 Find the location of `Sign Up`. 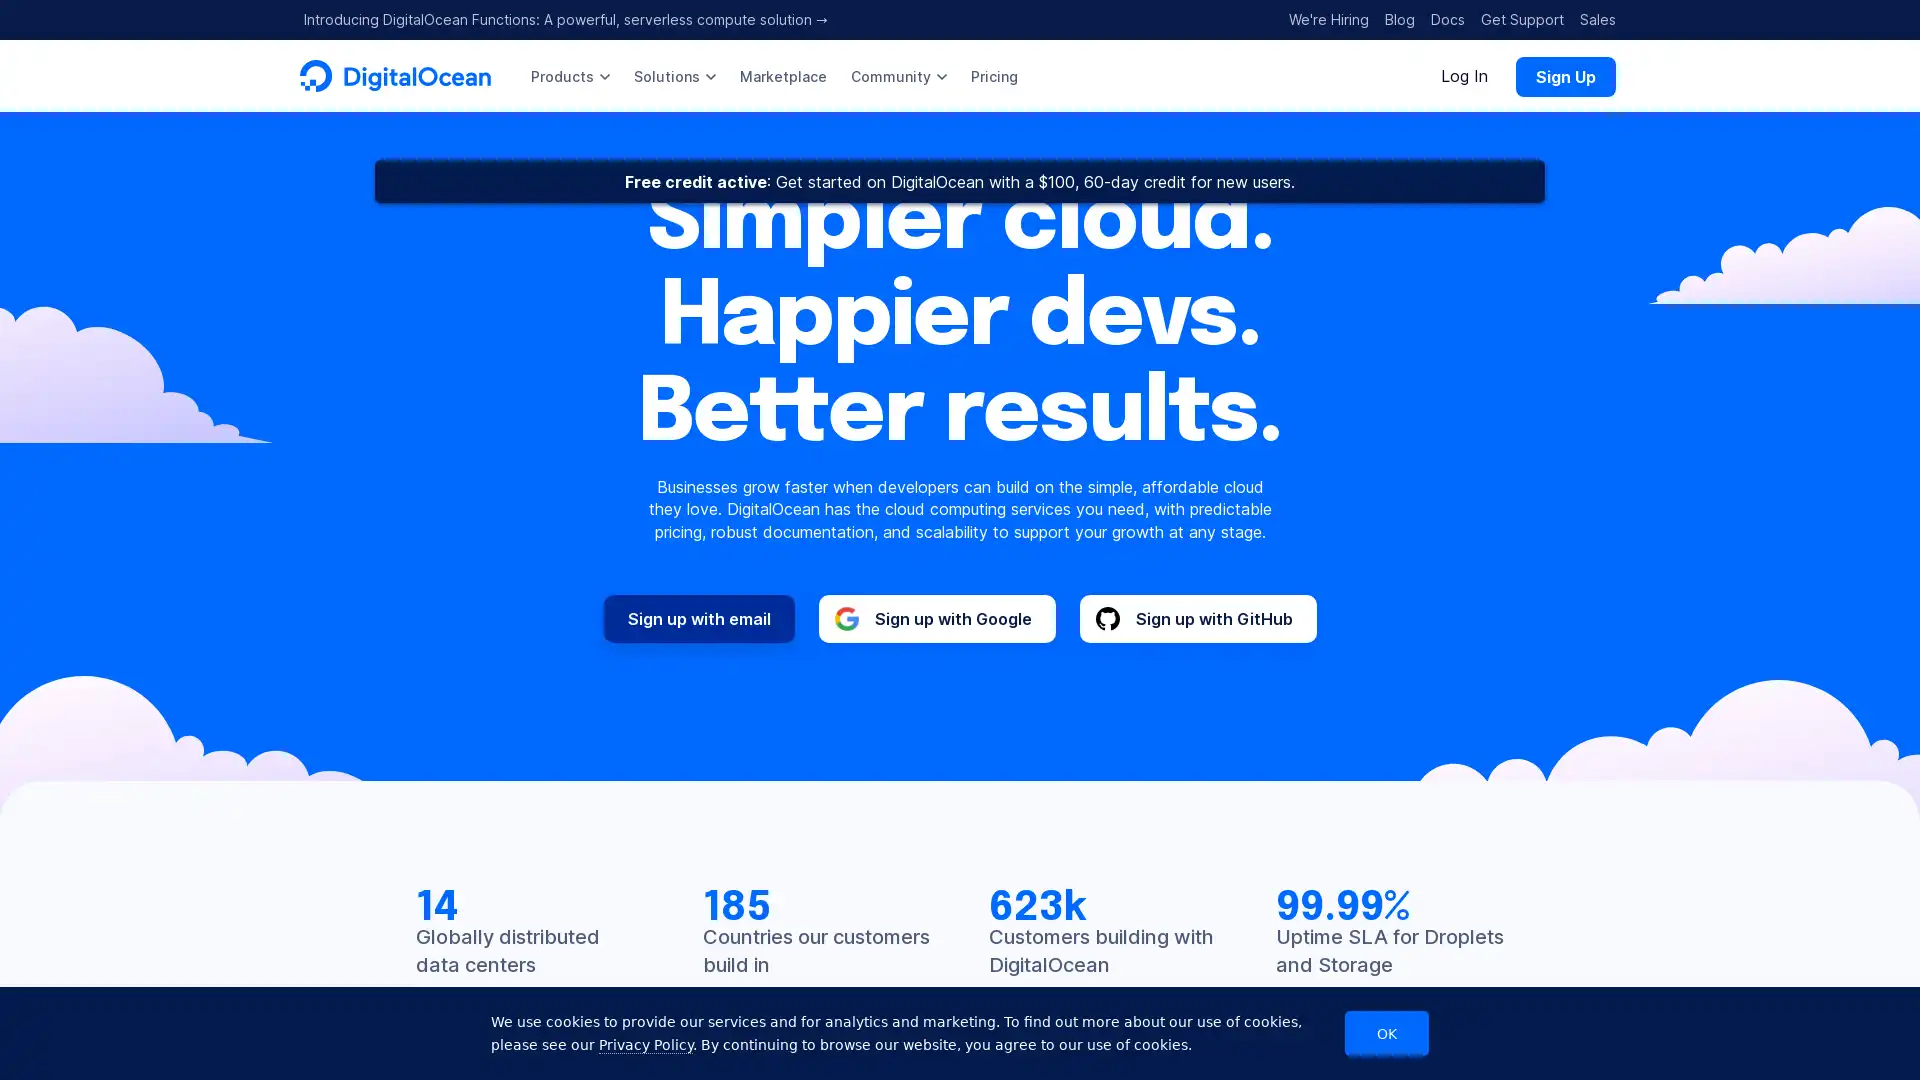

Sign Up is located at coordinates (1564, 75).